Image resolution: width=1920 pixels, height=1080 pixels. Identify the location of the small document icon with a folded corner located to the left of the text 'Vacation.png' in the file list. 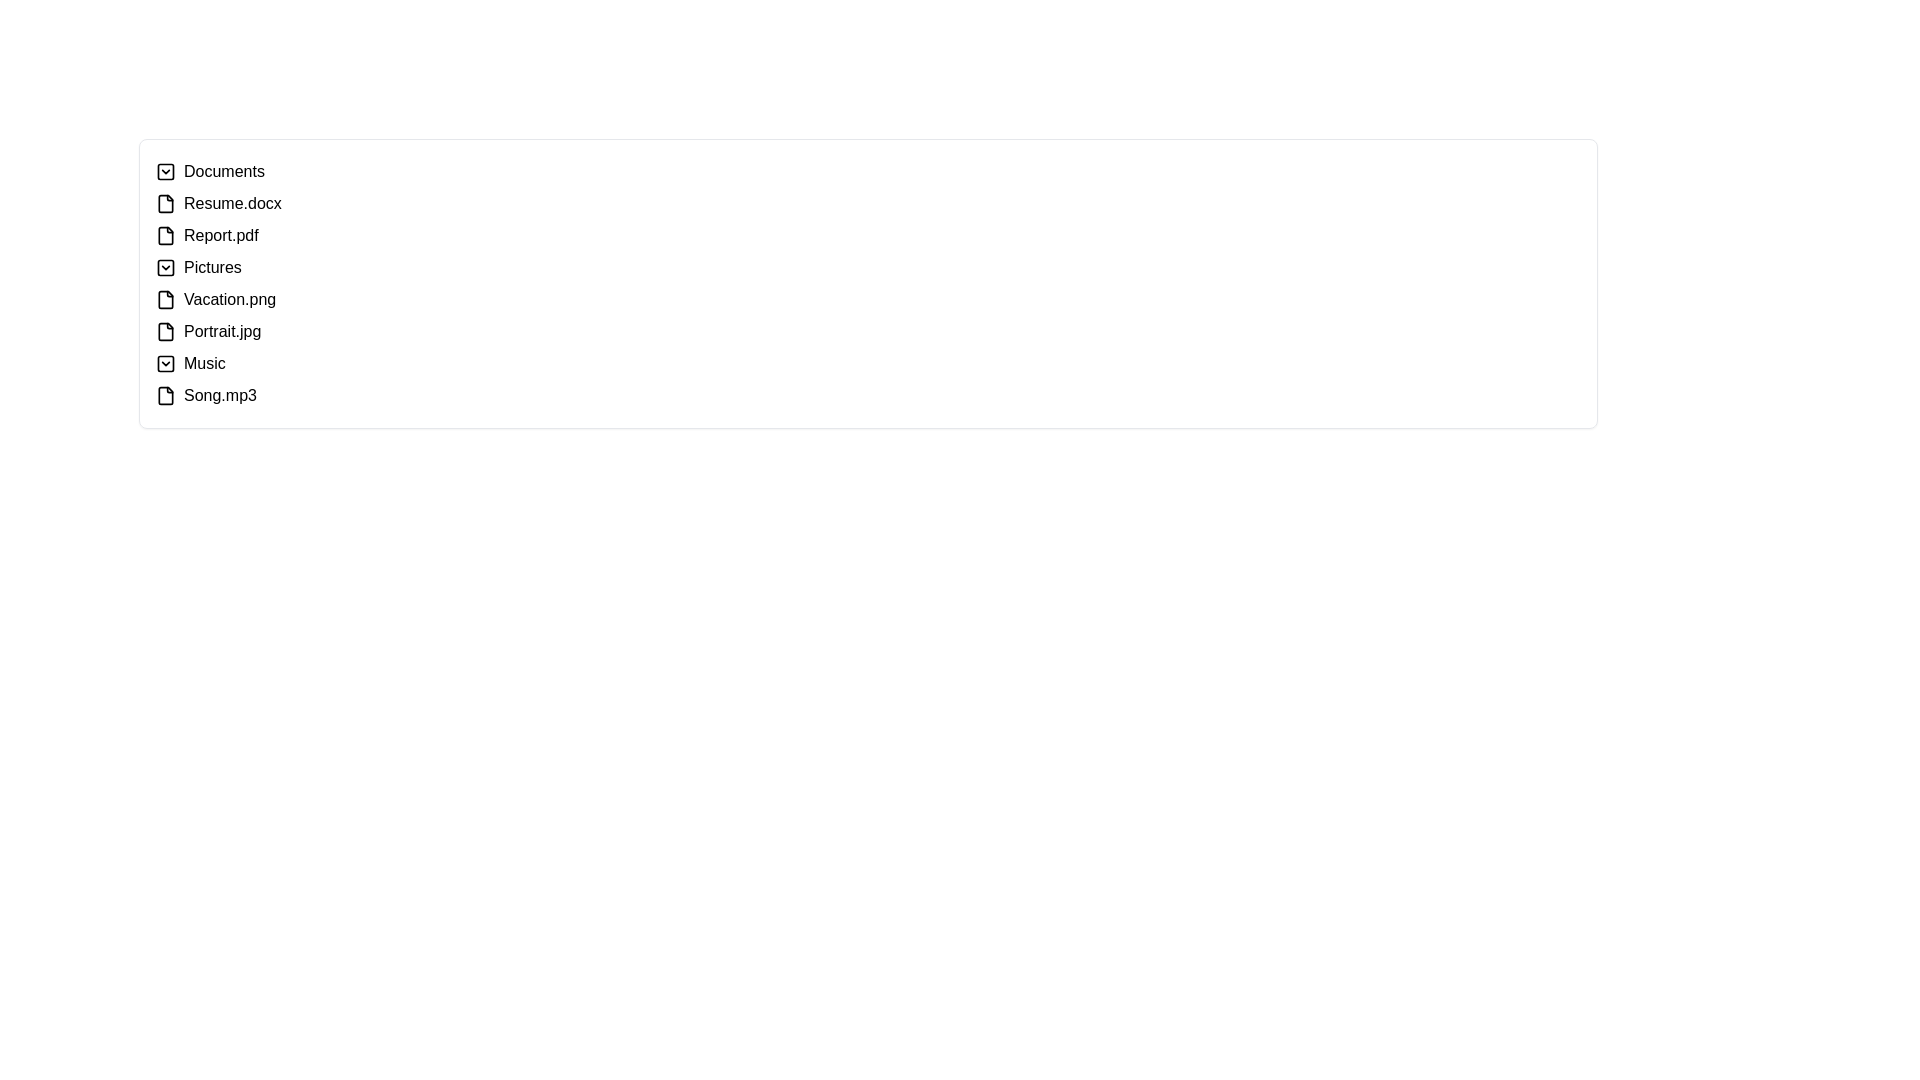
(166, 300).